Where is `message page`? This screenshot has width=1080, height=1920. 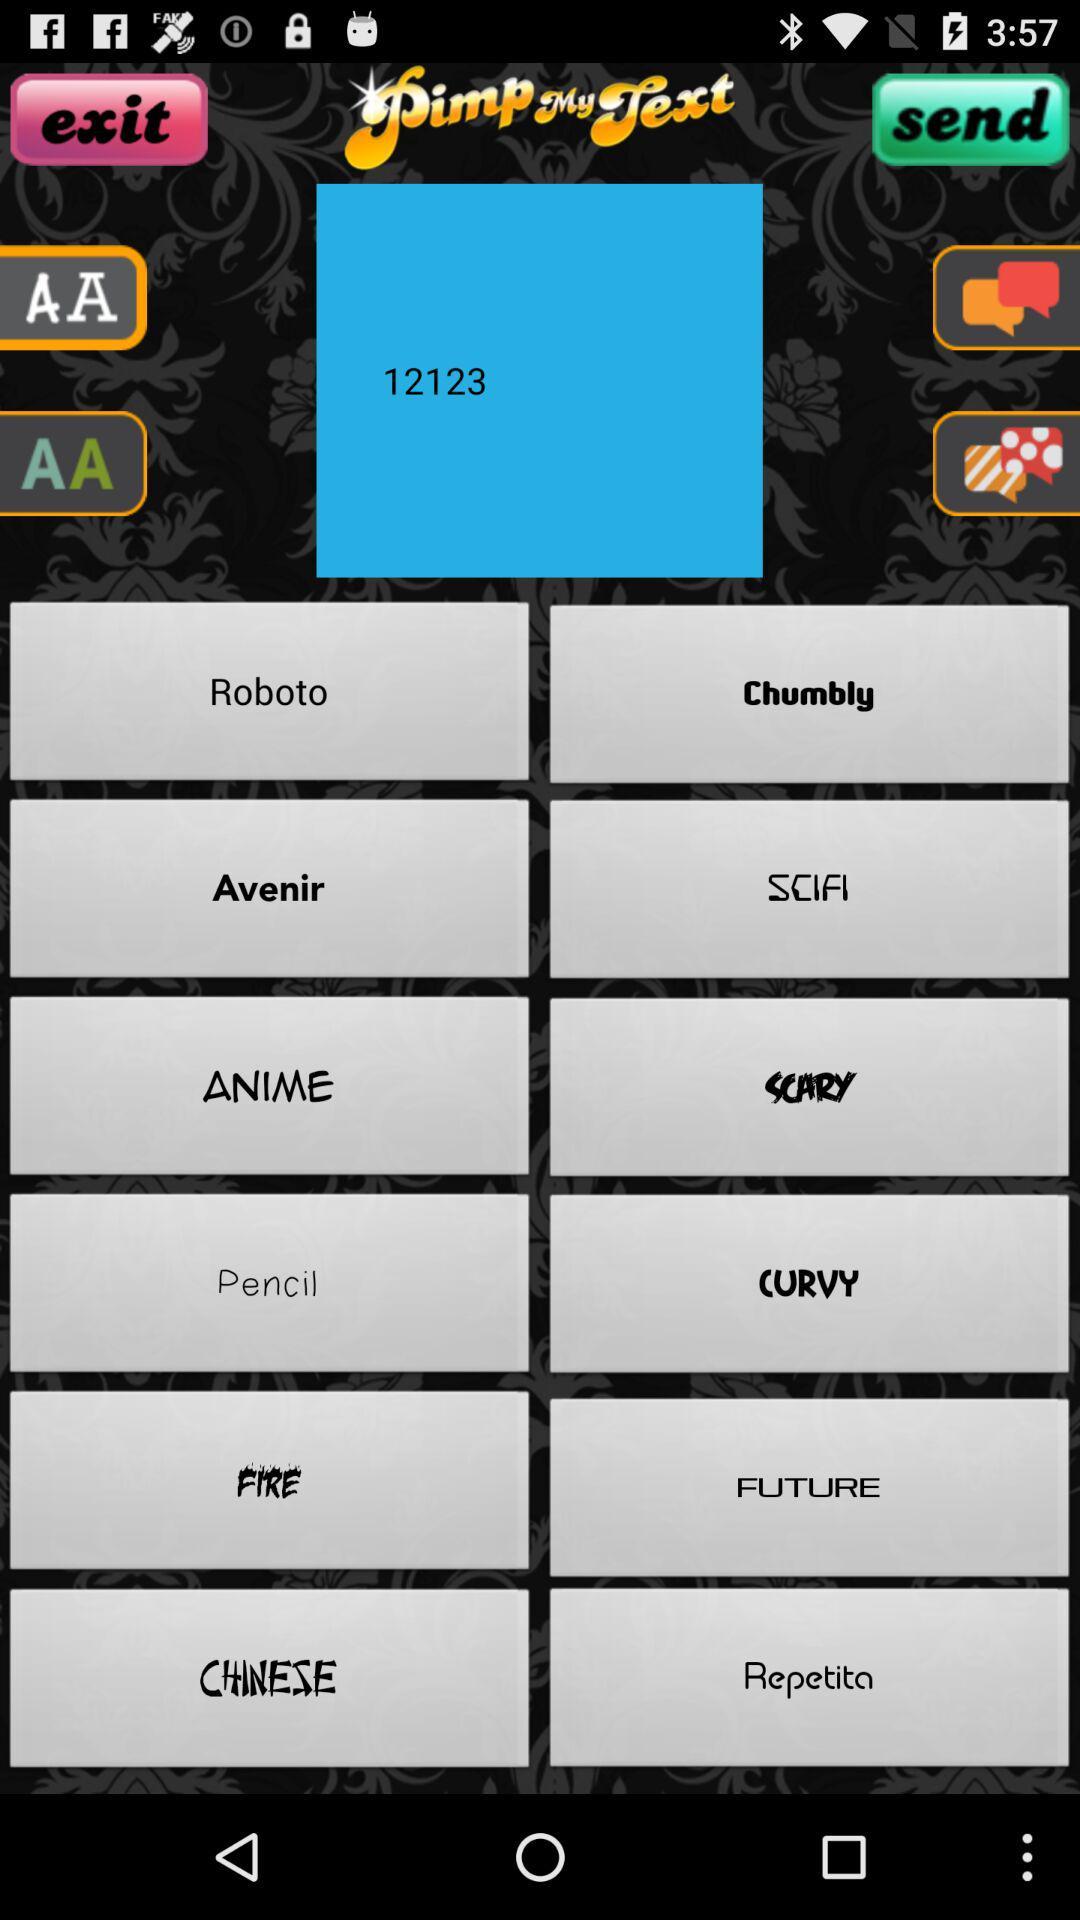 message page is located at coordinates (1006, 296).